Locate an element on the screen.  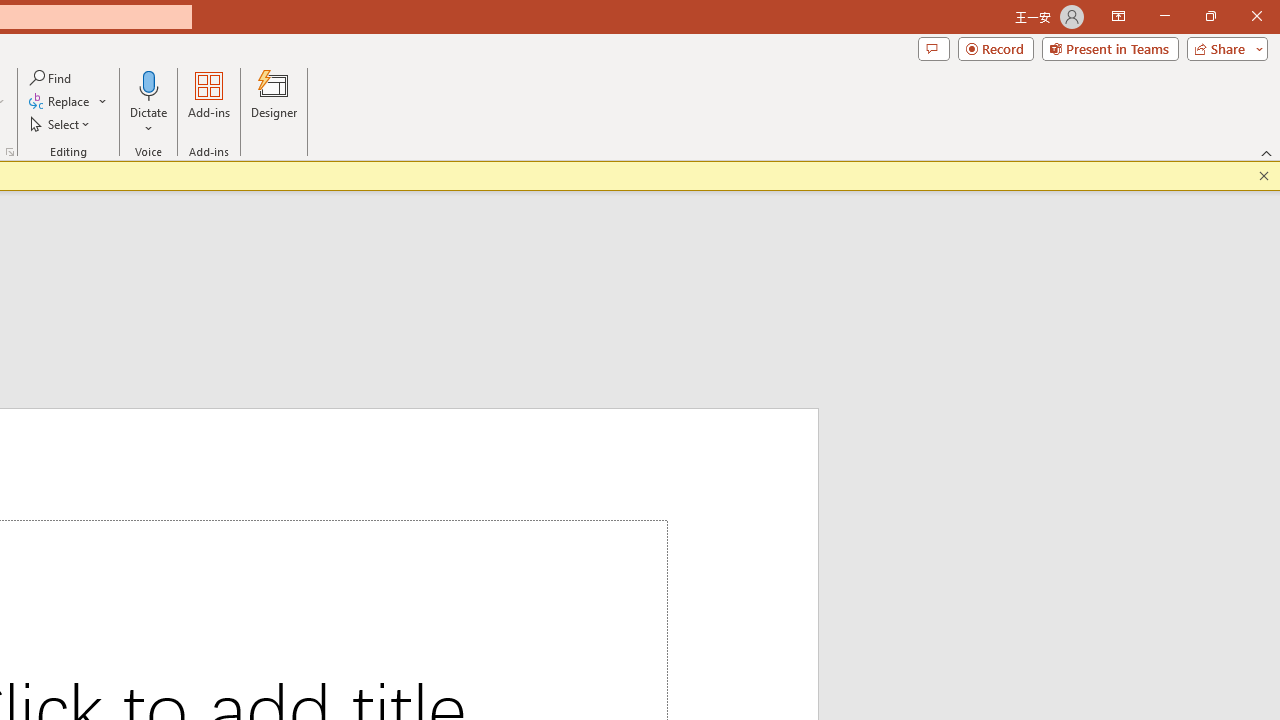
'Find...' is located at coordinates (51, 77).